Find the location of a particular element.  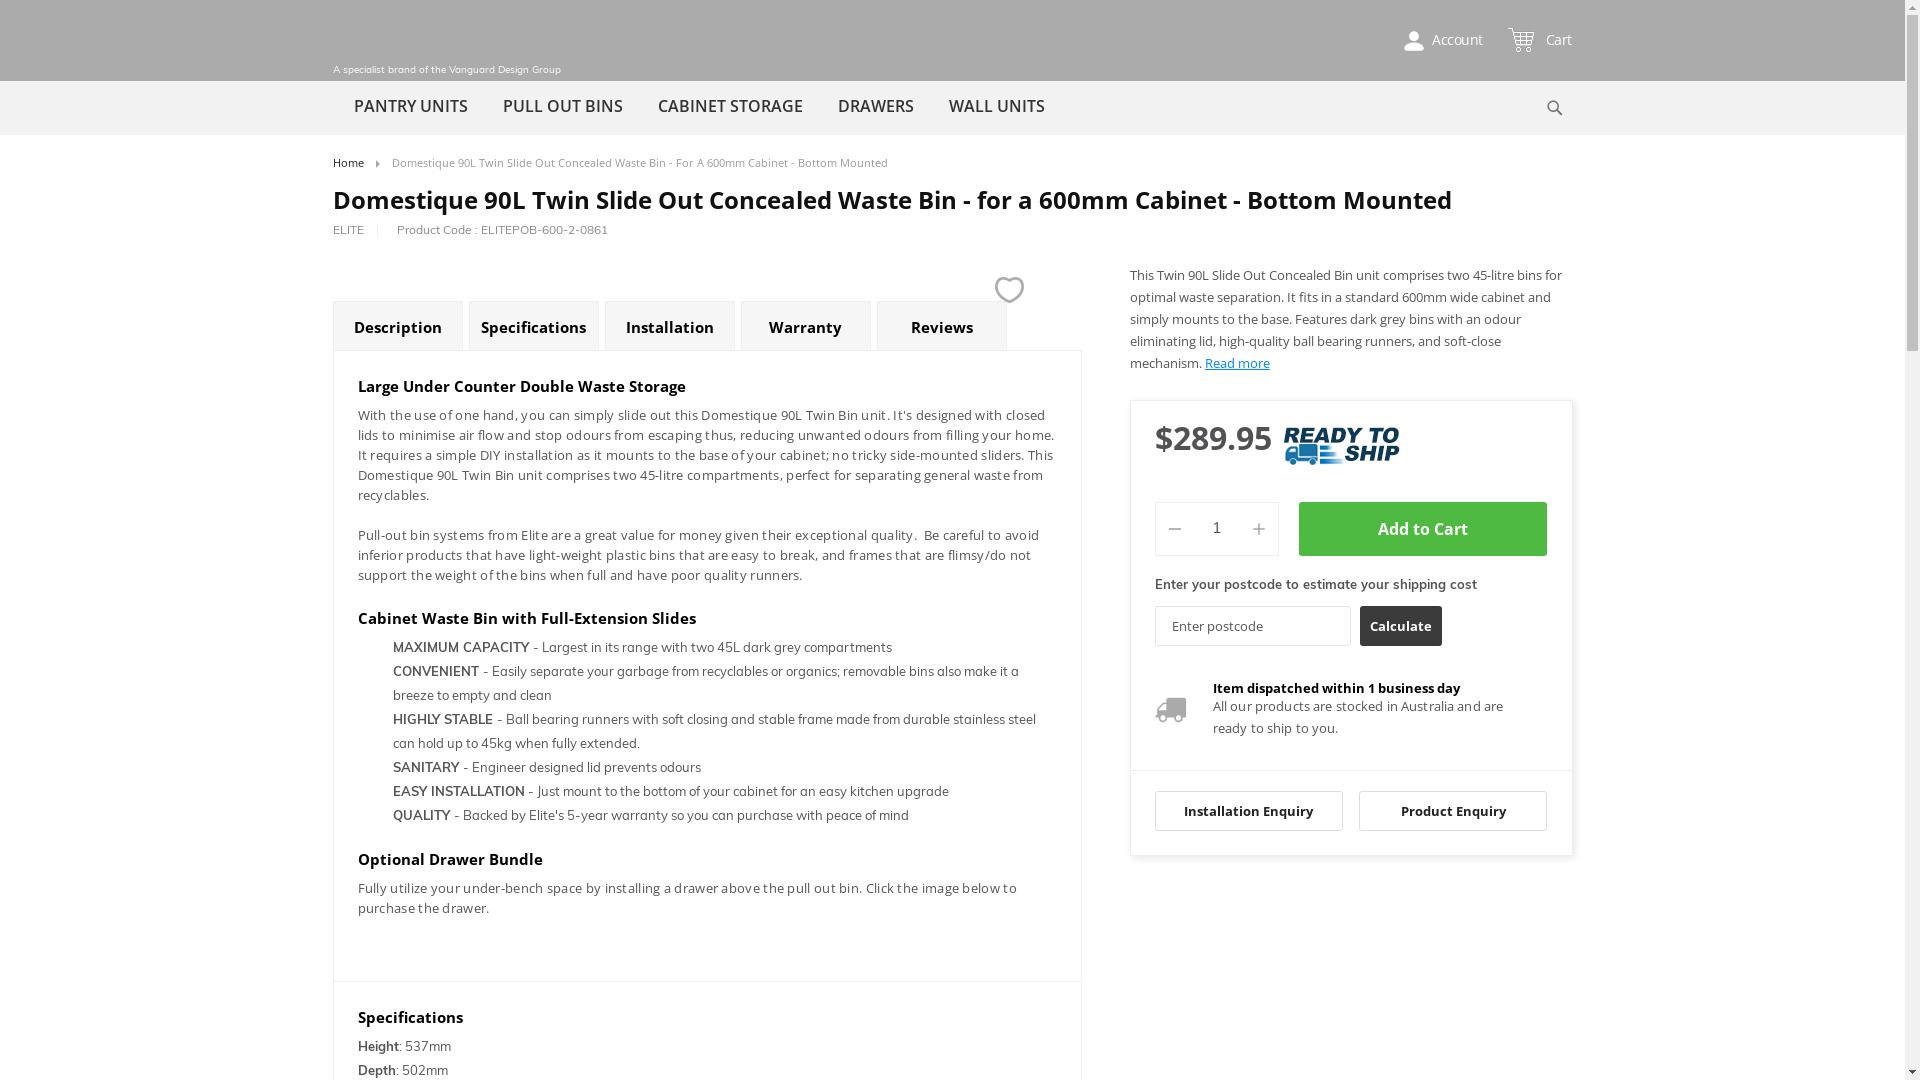

'Description' is located at coordinates (397, 325).